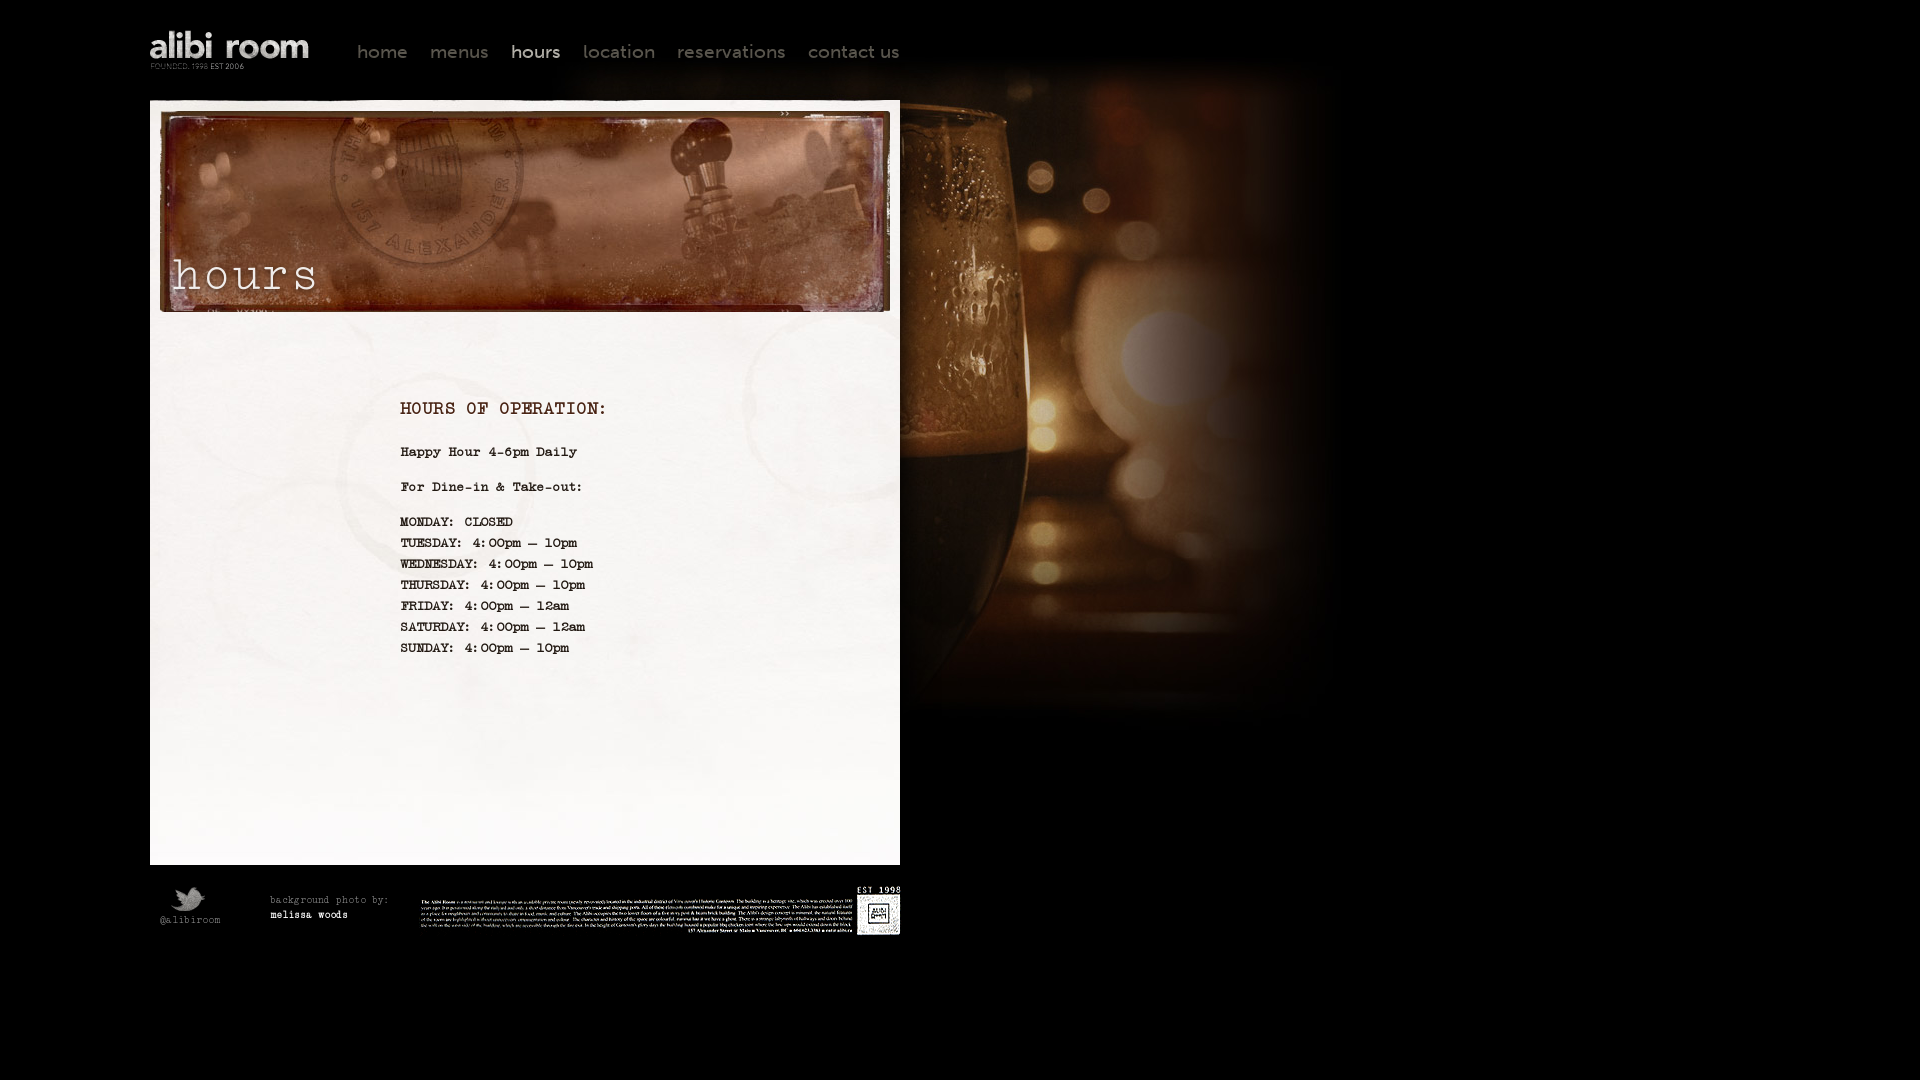  What do you see at coordinates (730, 50) in the screenshot?
I see `'reservations'` at bounding box center [730, 50].